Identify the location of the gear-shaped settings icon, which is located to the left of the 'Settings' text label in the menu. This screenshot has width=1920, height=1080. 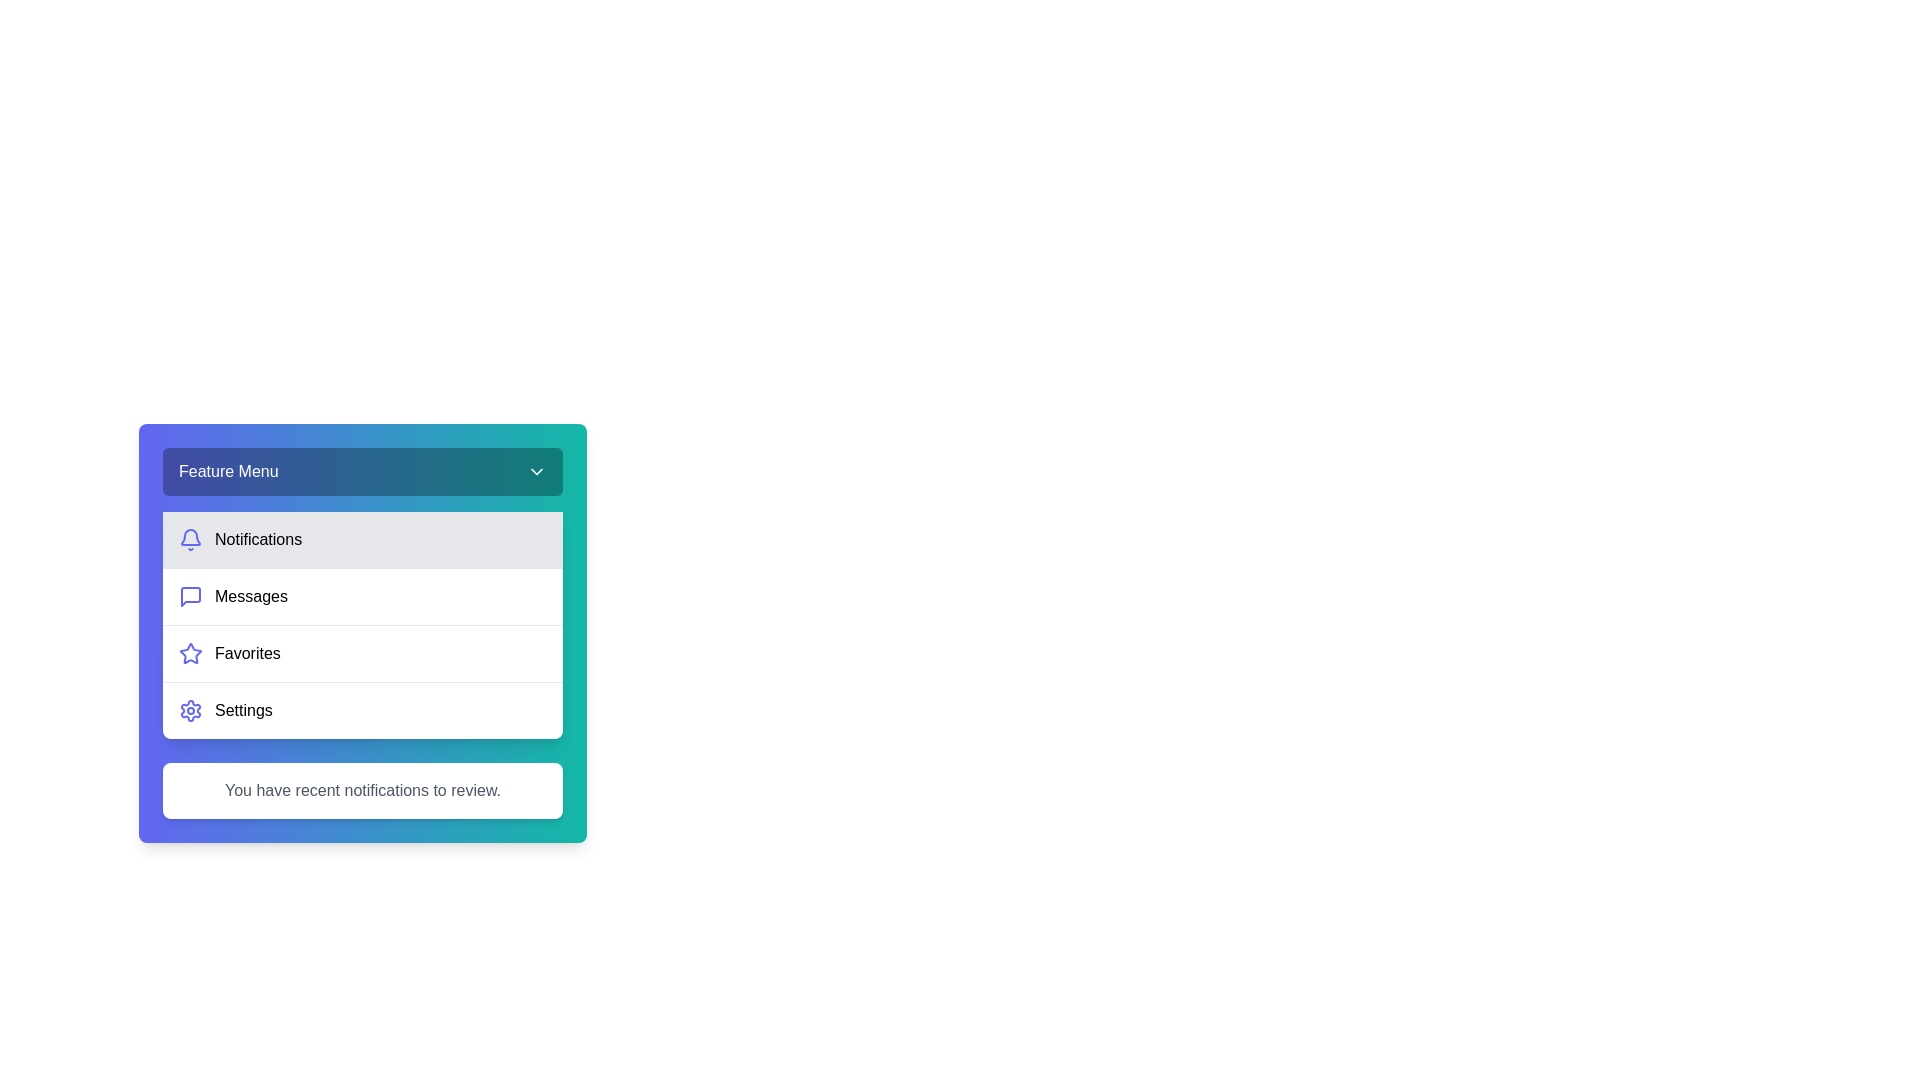
(191, 709).